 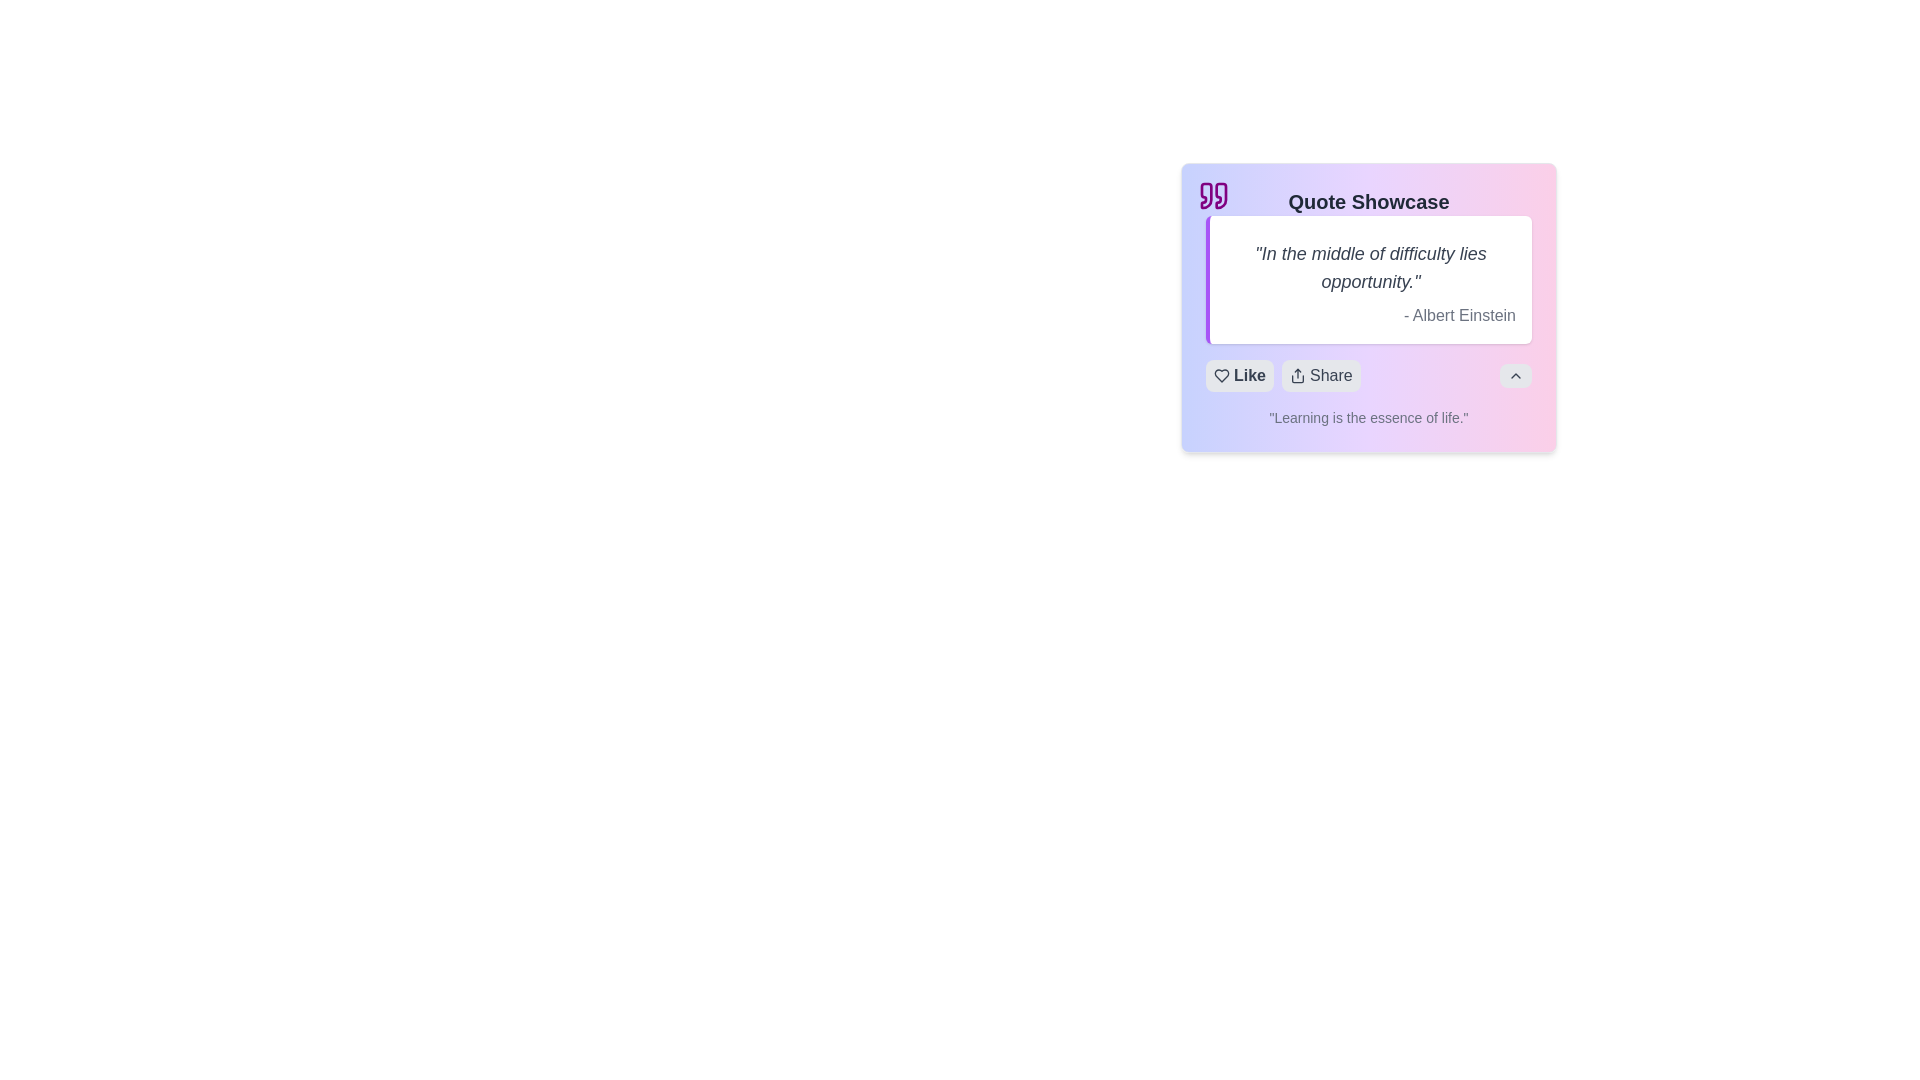 I want to click on the interactive button group located beneath the quote content in the card, so click(x=1367, y=375).